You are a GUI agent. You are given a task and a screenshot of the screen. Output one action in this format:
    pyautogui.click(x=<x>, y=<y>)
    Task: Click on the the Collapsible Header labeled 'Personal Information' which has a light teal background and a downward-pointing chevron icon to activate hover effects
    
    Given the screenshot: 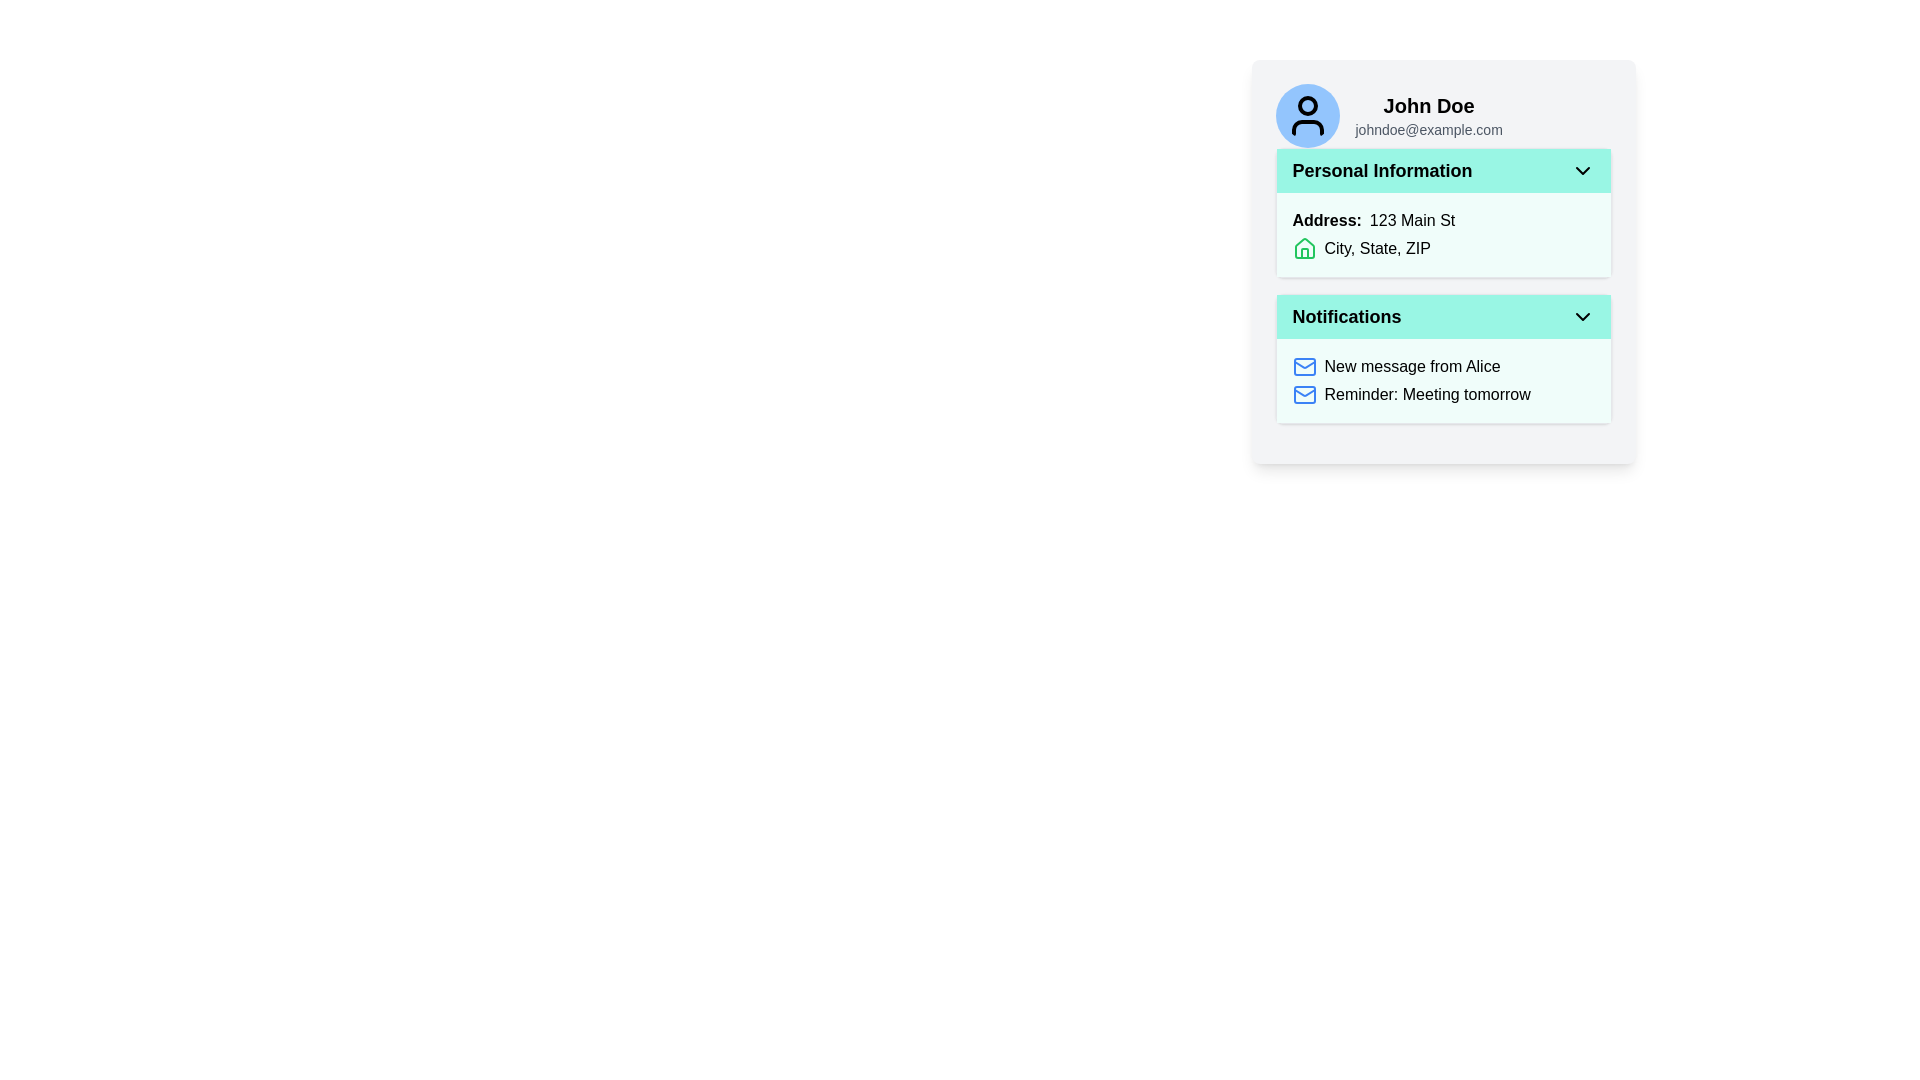 What is the action you would take?
    pyautogui.click(x=1443, y=169)
    